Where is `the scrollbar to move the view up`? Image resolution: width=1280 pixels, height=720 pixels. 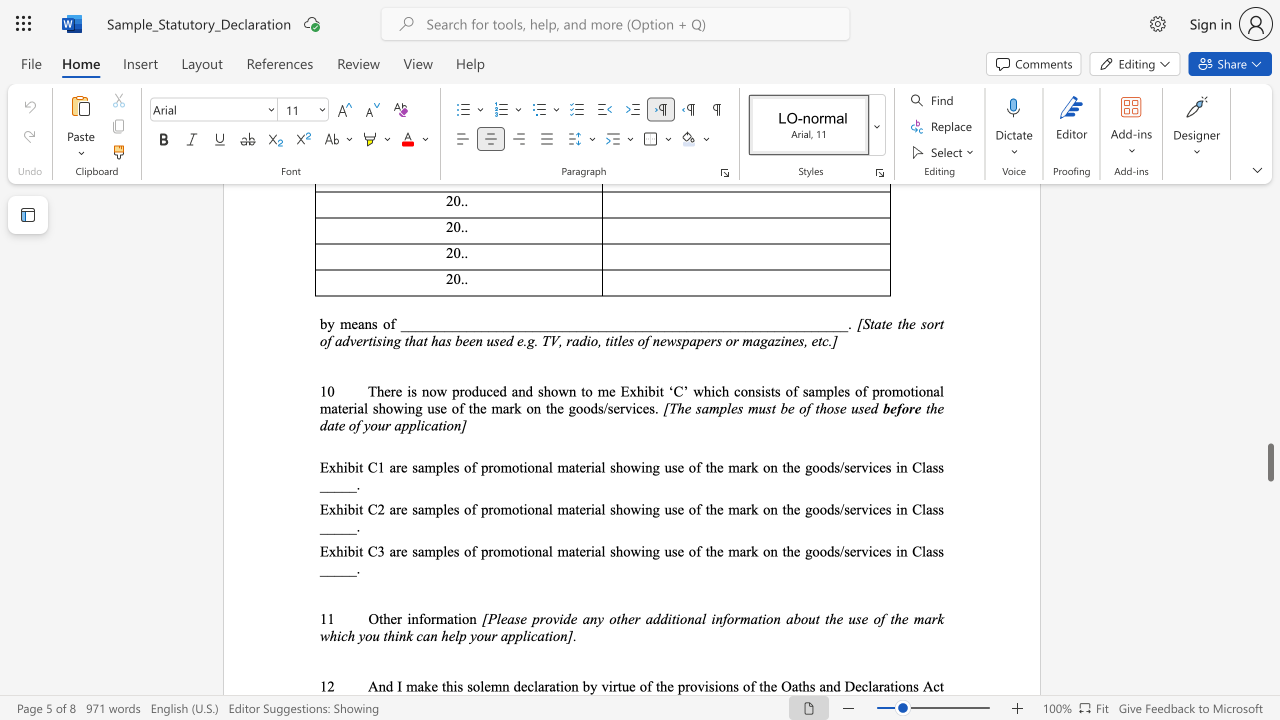 the scrollbar to move the view up is located at coordinates (1269, 490).